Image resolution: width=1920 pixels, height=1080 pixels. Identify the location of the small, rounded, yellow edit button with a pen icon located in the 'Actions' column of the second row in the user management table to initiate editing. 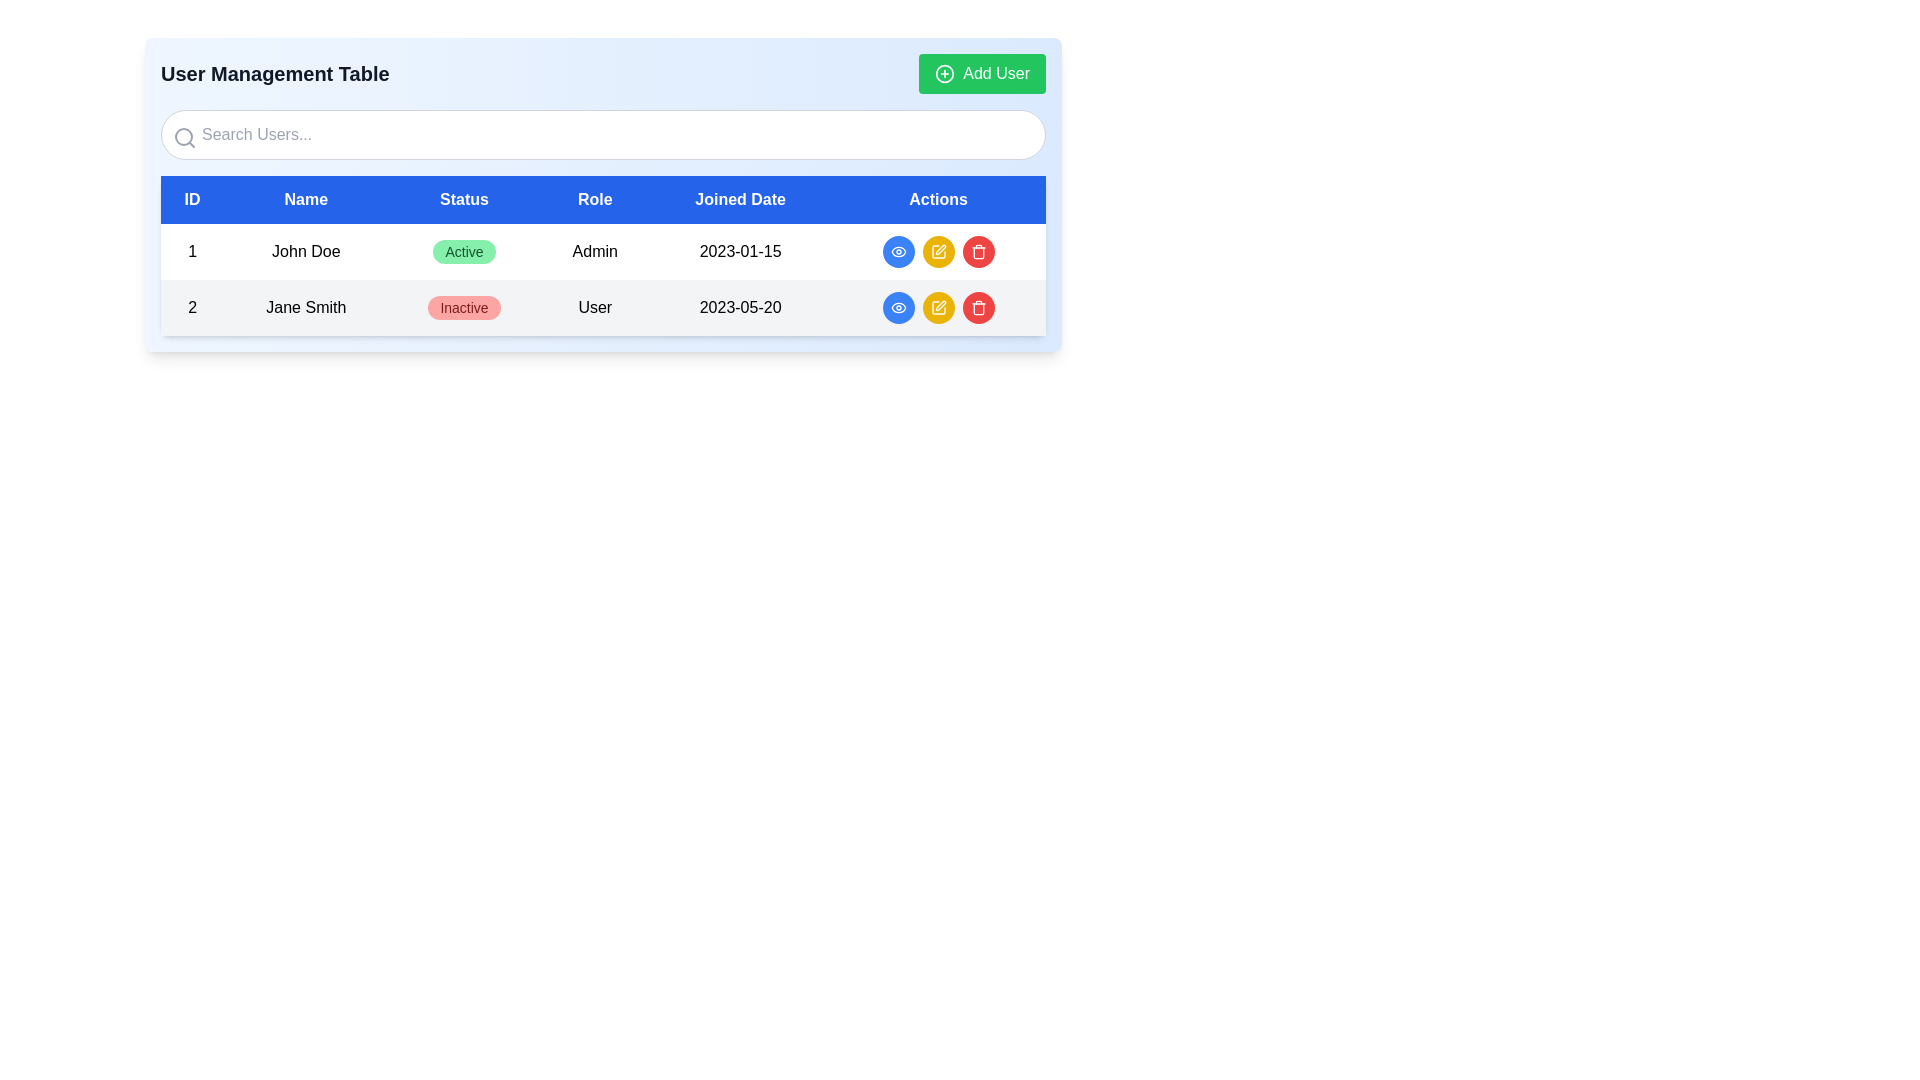
(936, 308).